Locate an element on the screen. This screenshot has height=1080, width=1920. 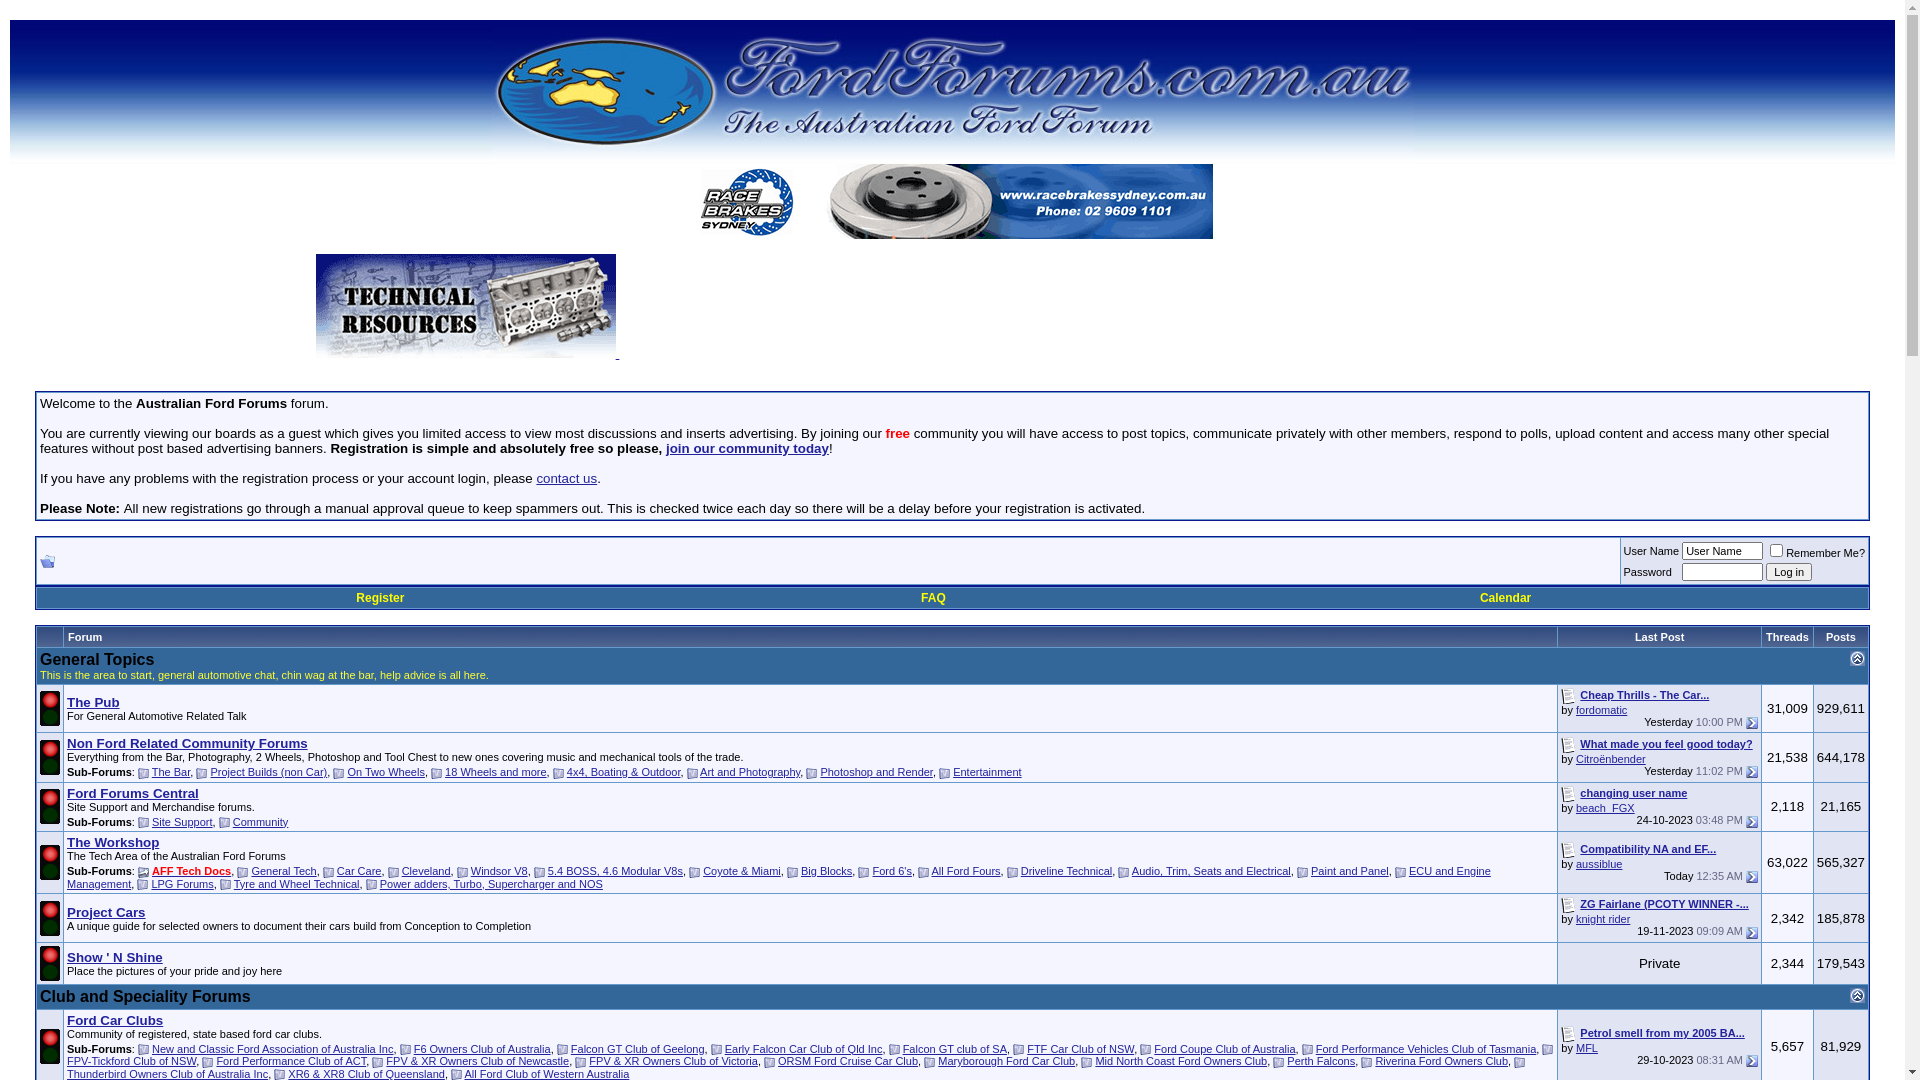
'On Two Wheels' is located at coordinates (385, 770).